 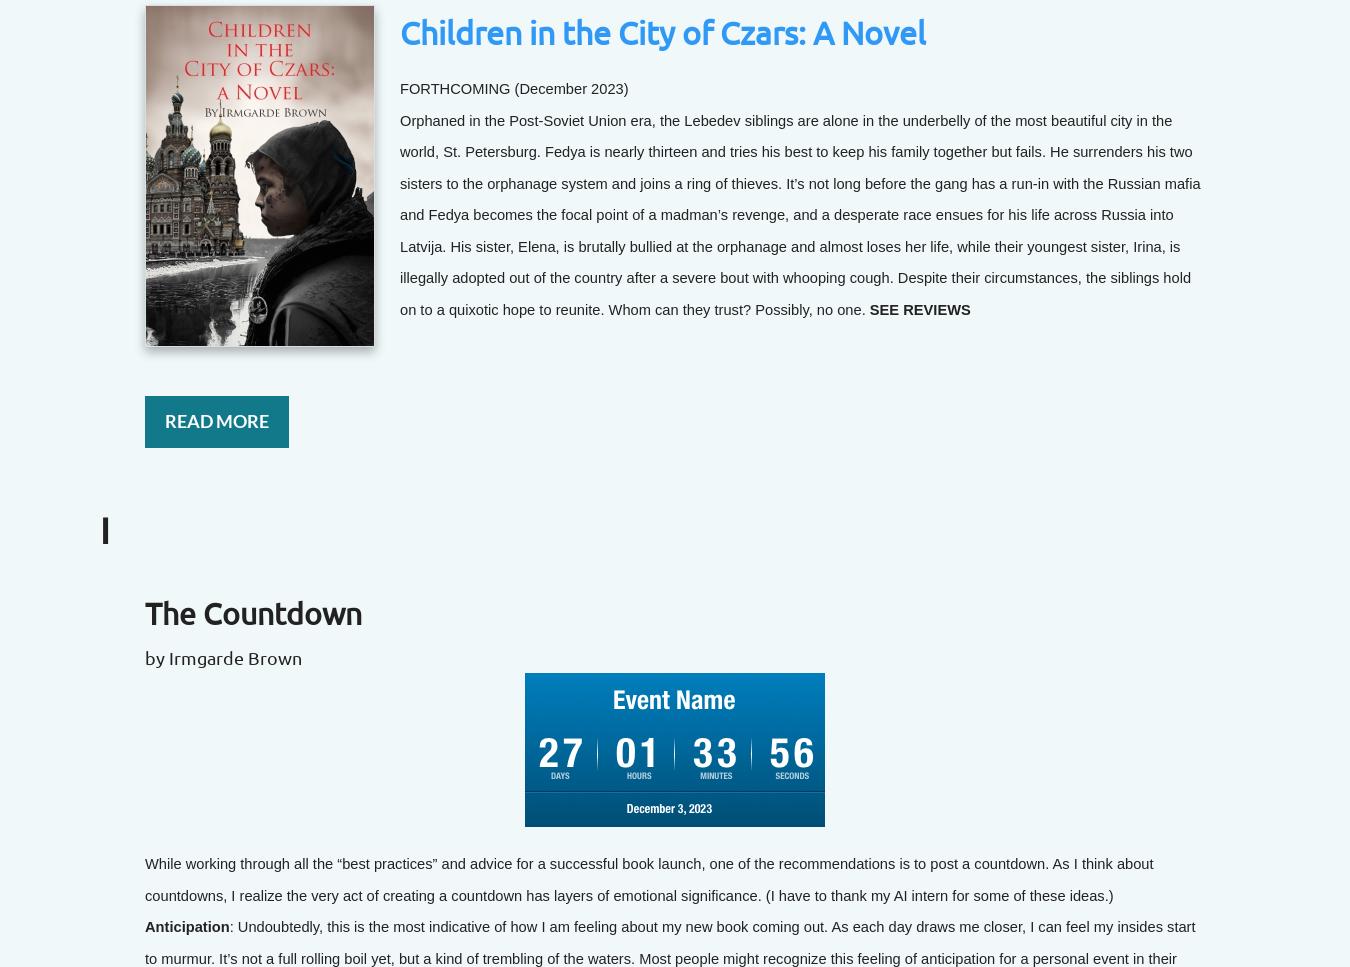 I want to click on 'Read more', so click(x=216, y=420).